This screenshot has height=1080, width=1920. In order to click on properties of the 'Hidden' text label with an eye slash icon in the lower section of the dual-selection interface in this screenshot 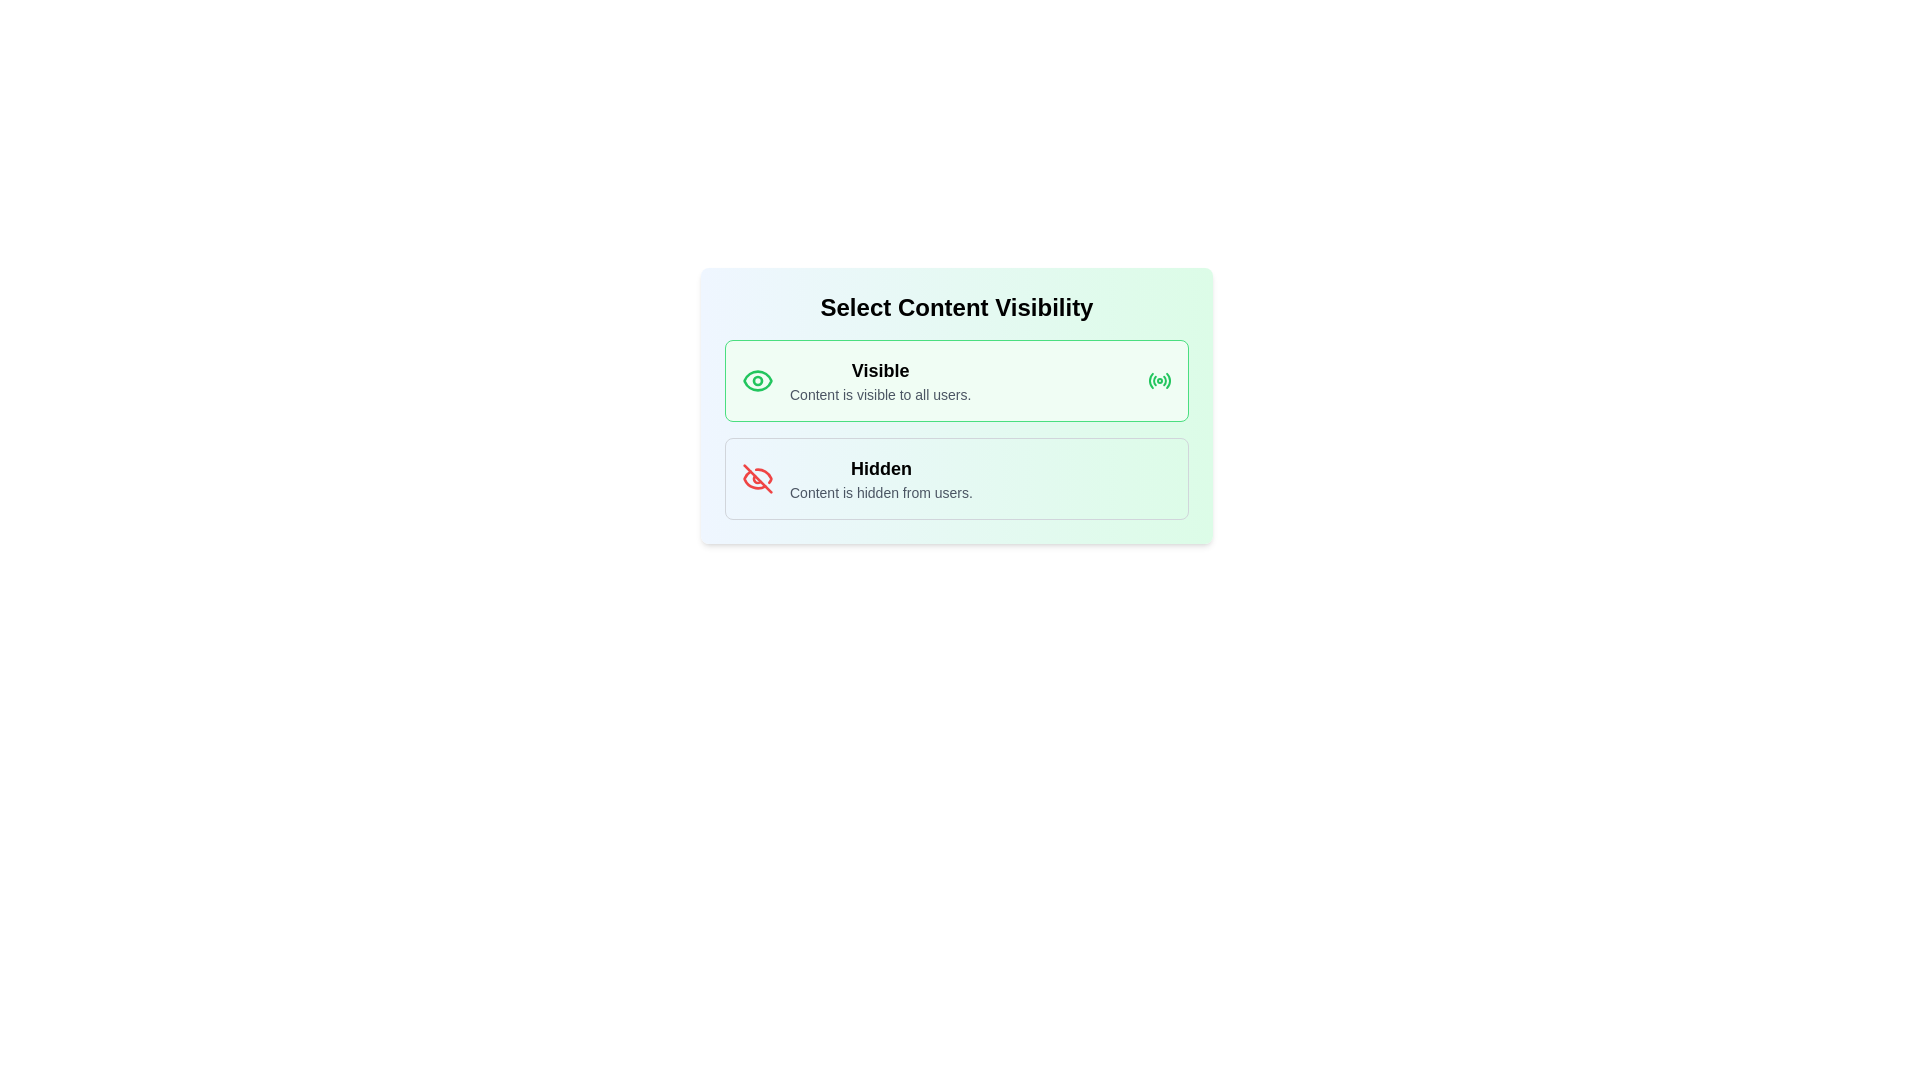, I will do `click(880, 478)`.